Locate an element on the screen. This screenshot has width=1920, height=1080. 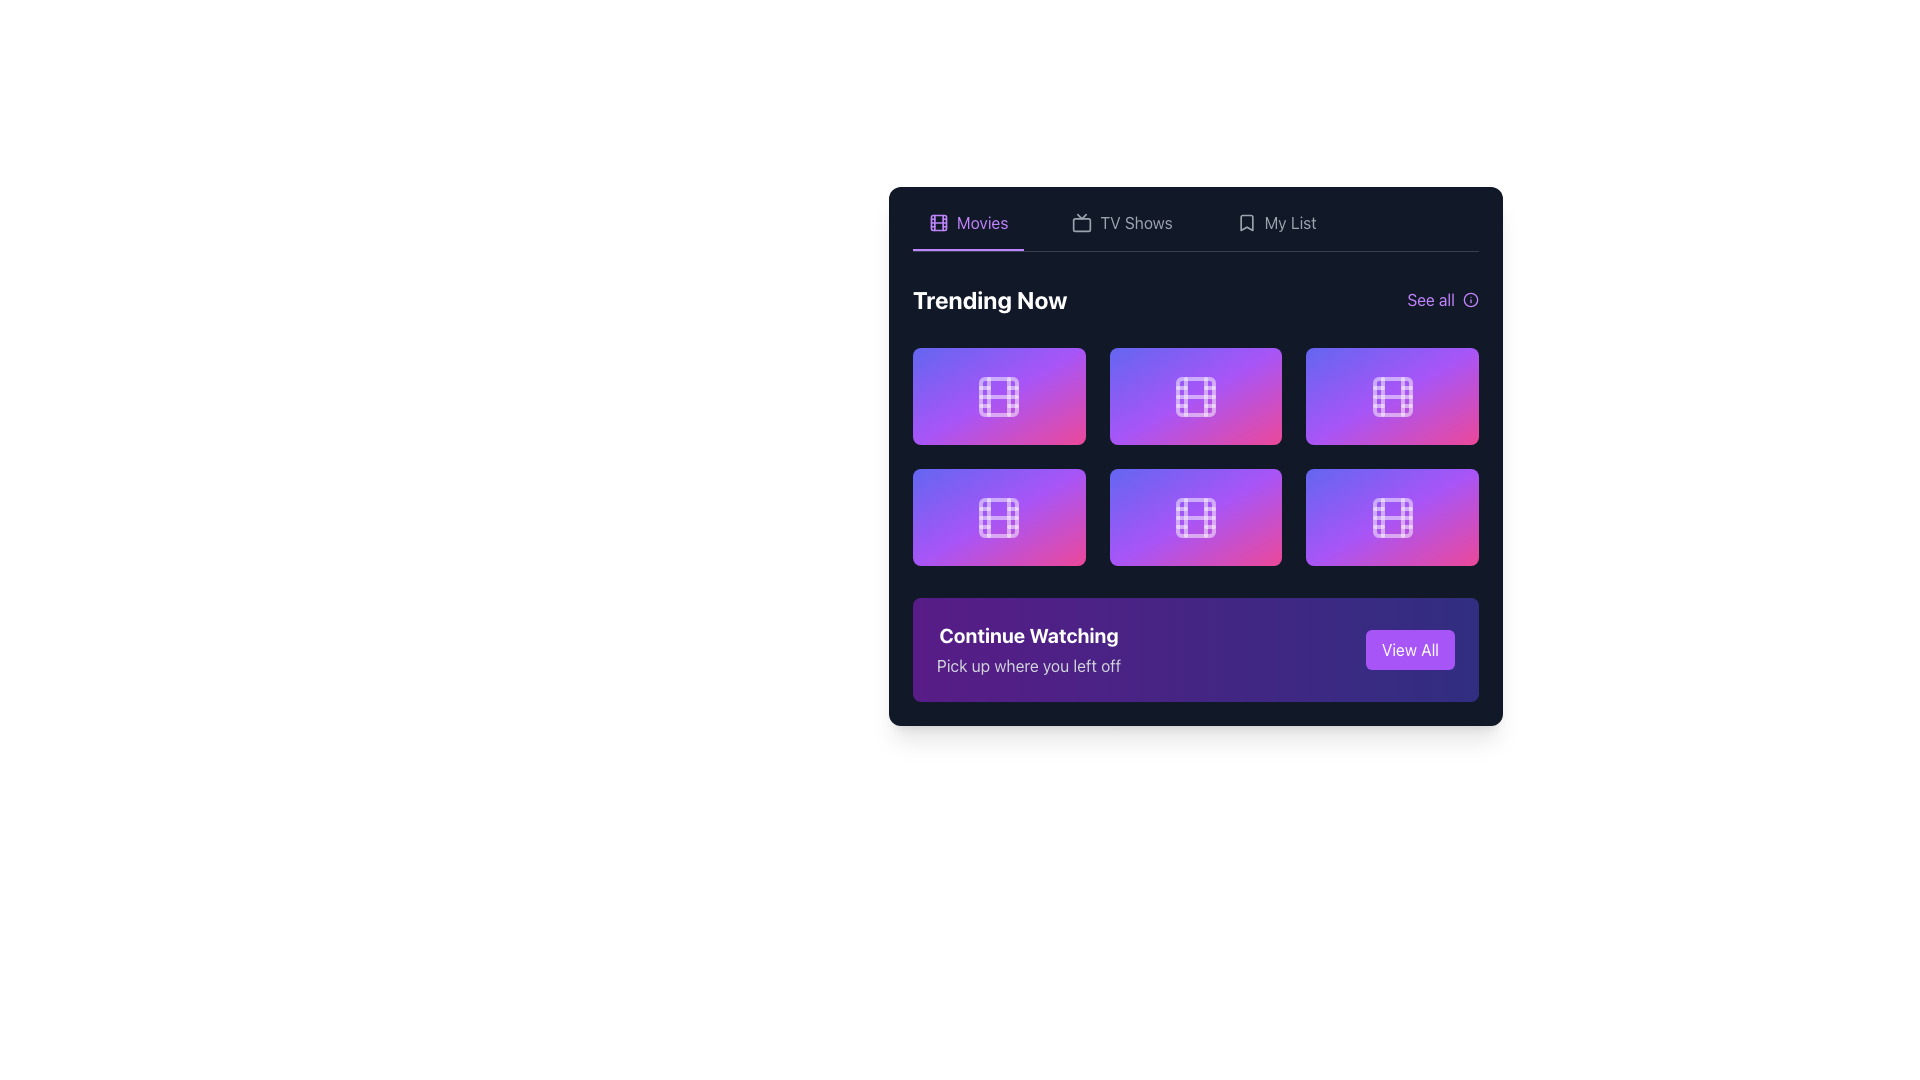
the sixth rectangular icon with rounded corners located in the bottom-right corner of the 'Trending Now' grid is located at coordinates (1391, 396).